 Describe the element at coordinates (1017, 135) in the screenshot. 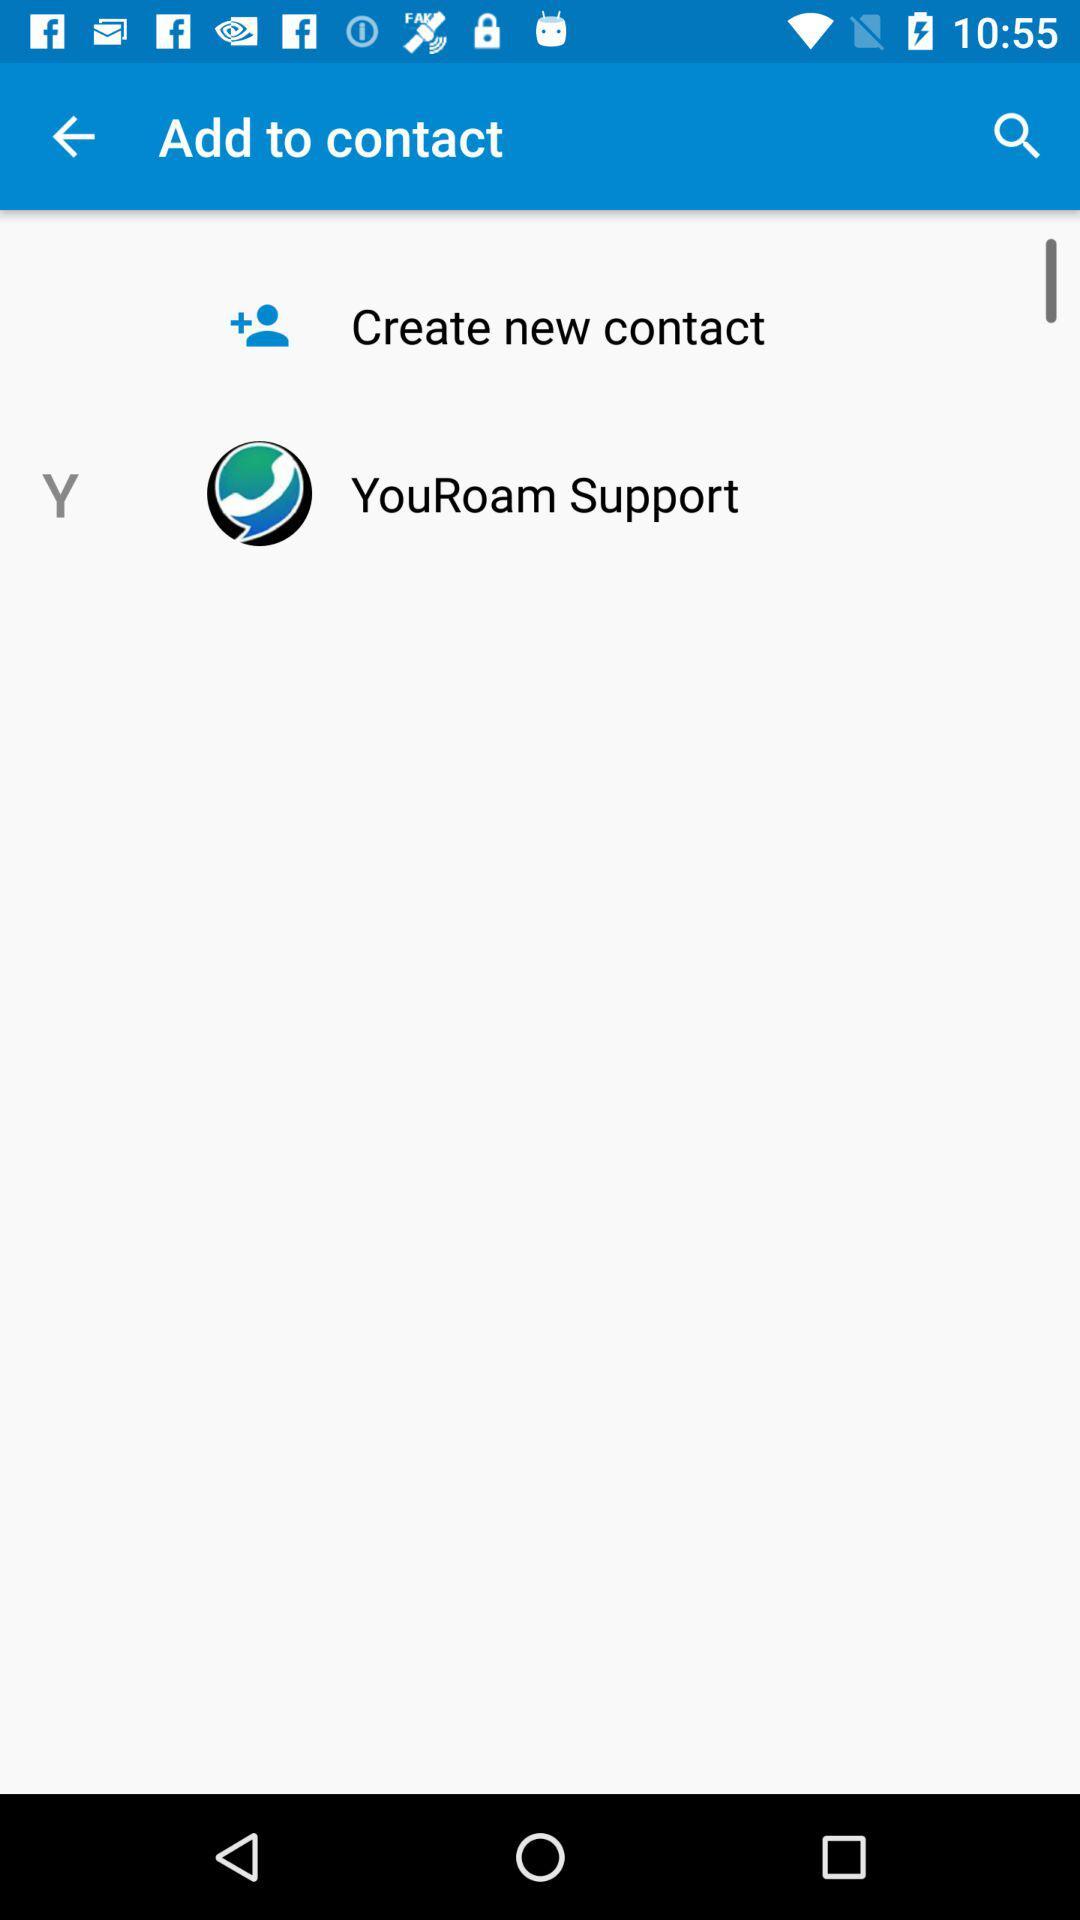

I see `app to the right of the add to contact app` at that location.